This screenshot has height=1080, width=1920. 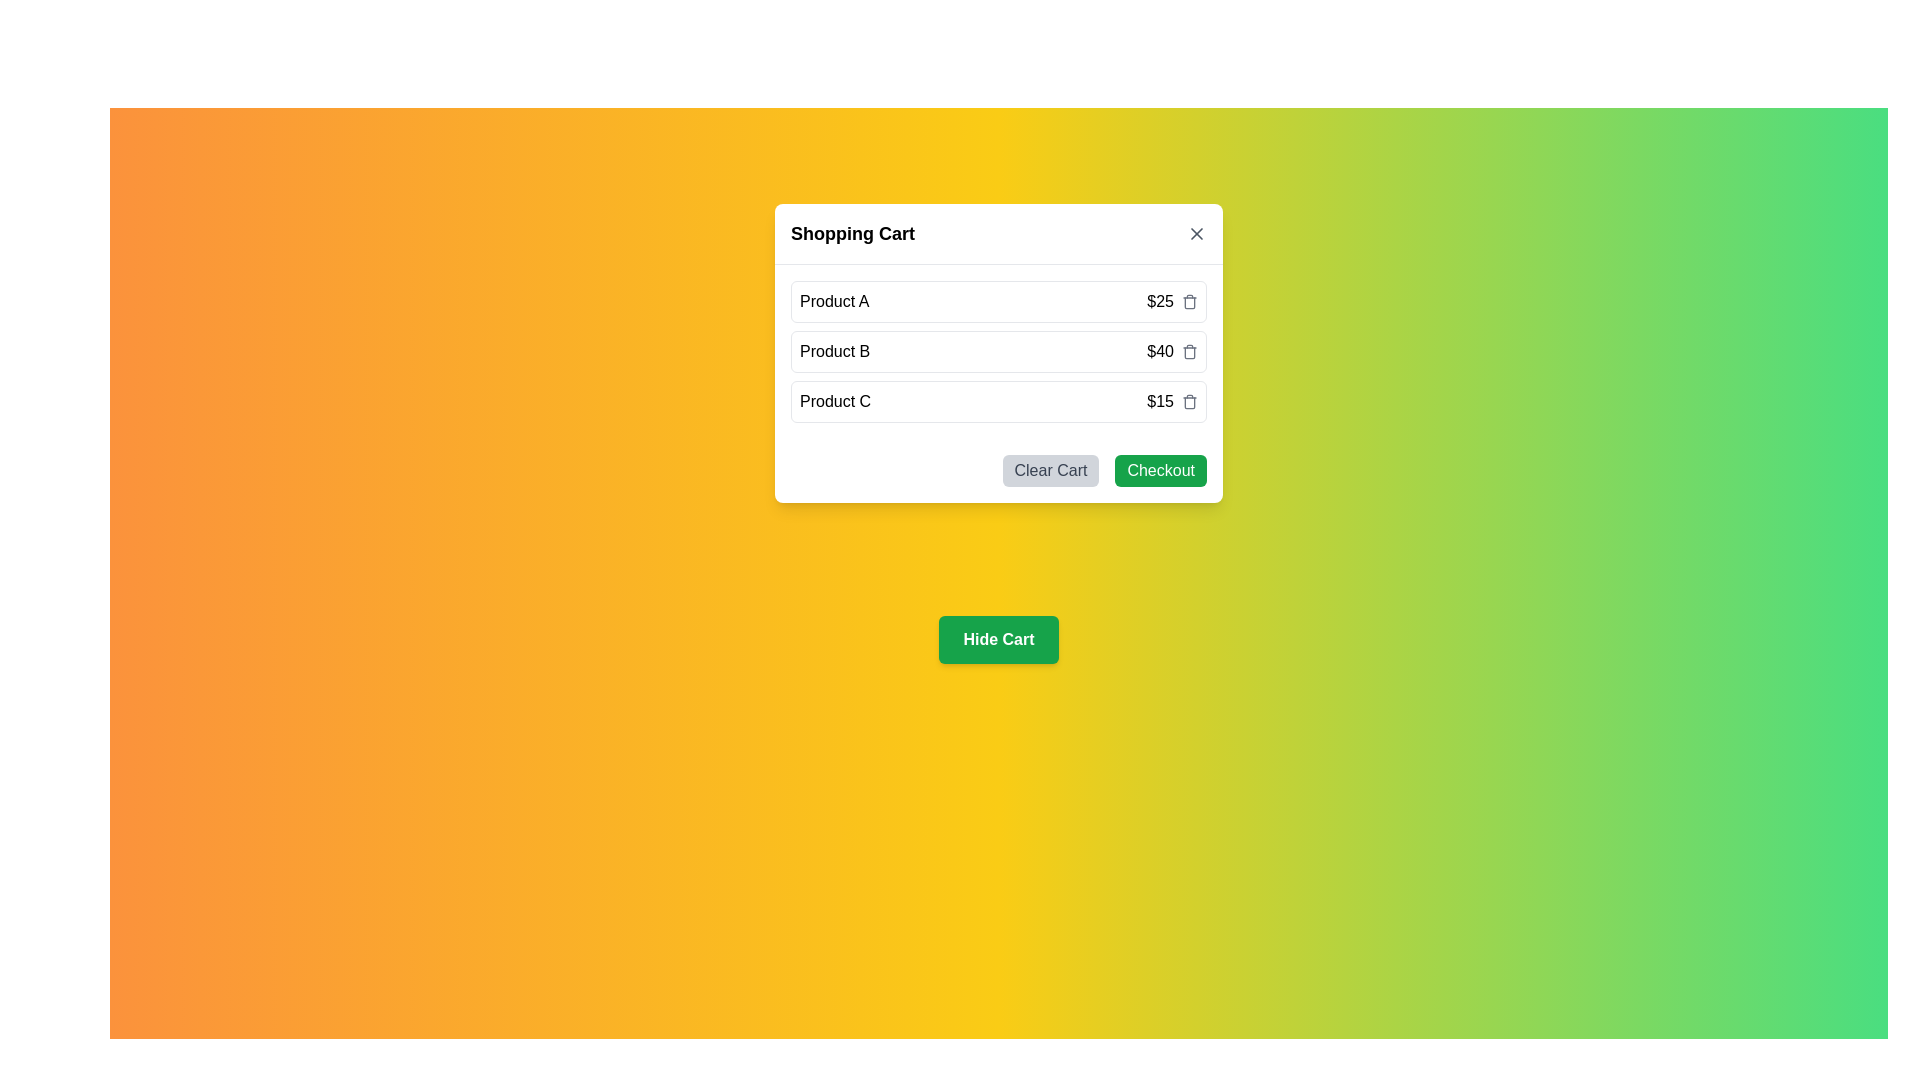 I want to click on the Close button icon, which resembles an 'X' and is located in the upper-right corner of the 'Shopping Cart' panel, so click(x=1196, y=233).